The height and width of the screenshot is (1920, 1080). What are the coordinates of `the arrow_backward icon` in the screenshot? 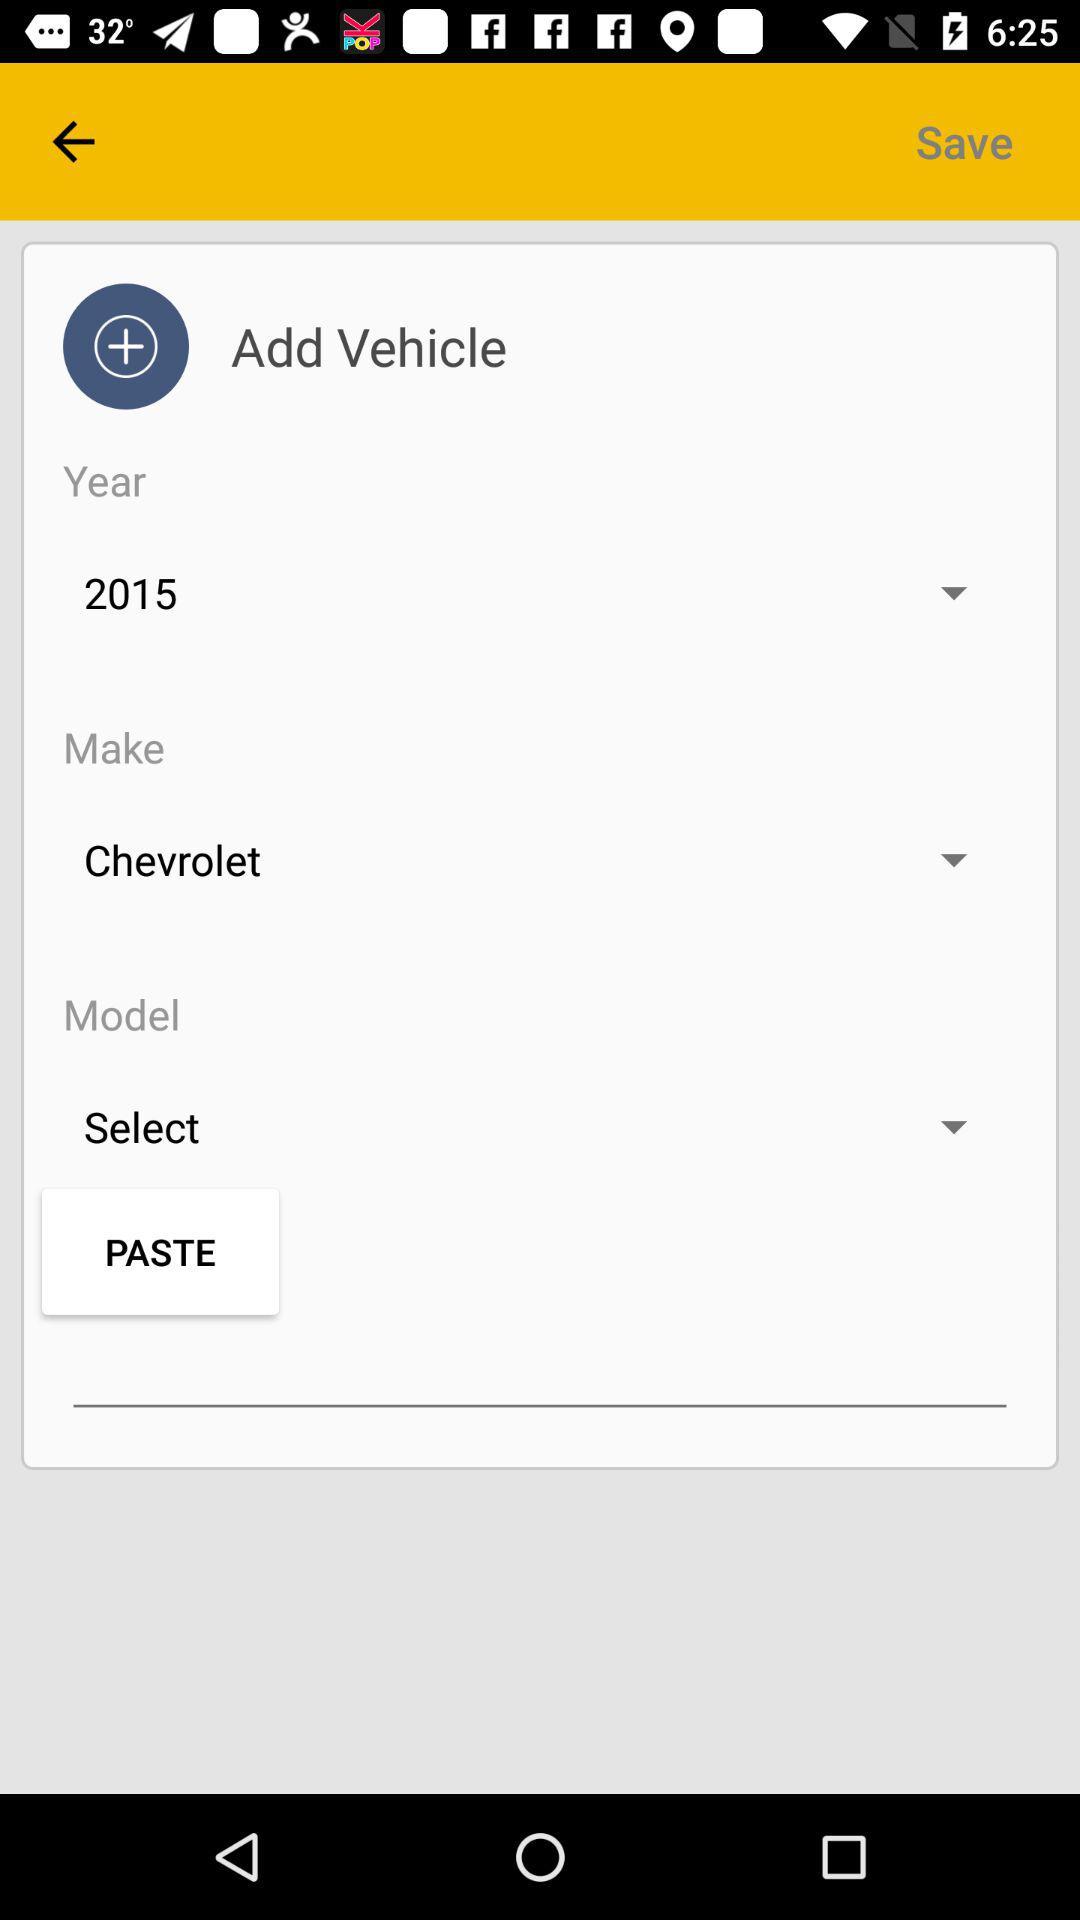 It's located at (72, 140).